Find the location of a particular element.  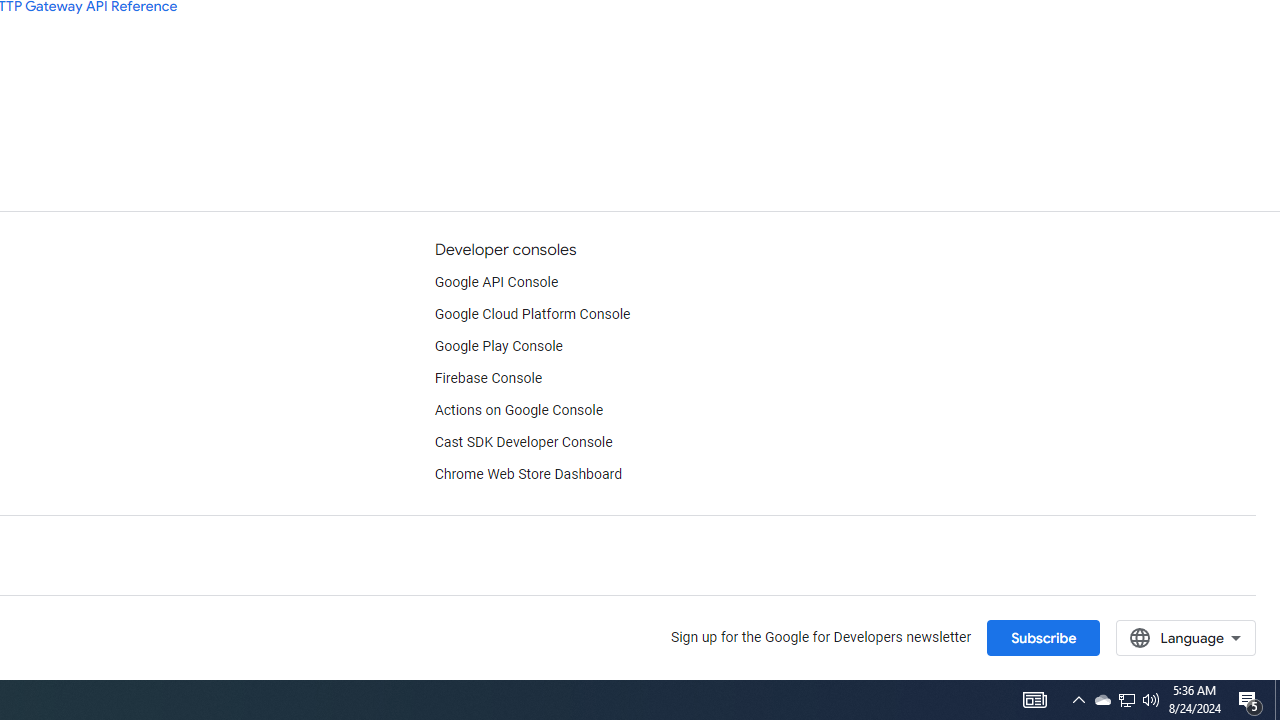

'Chrome Web Store Dashboard' is located at coordinates (528, 475).